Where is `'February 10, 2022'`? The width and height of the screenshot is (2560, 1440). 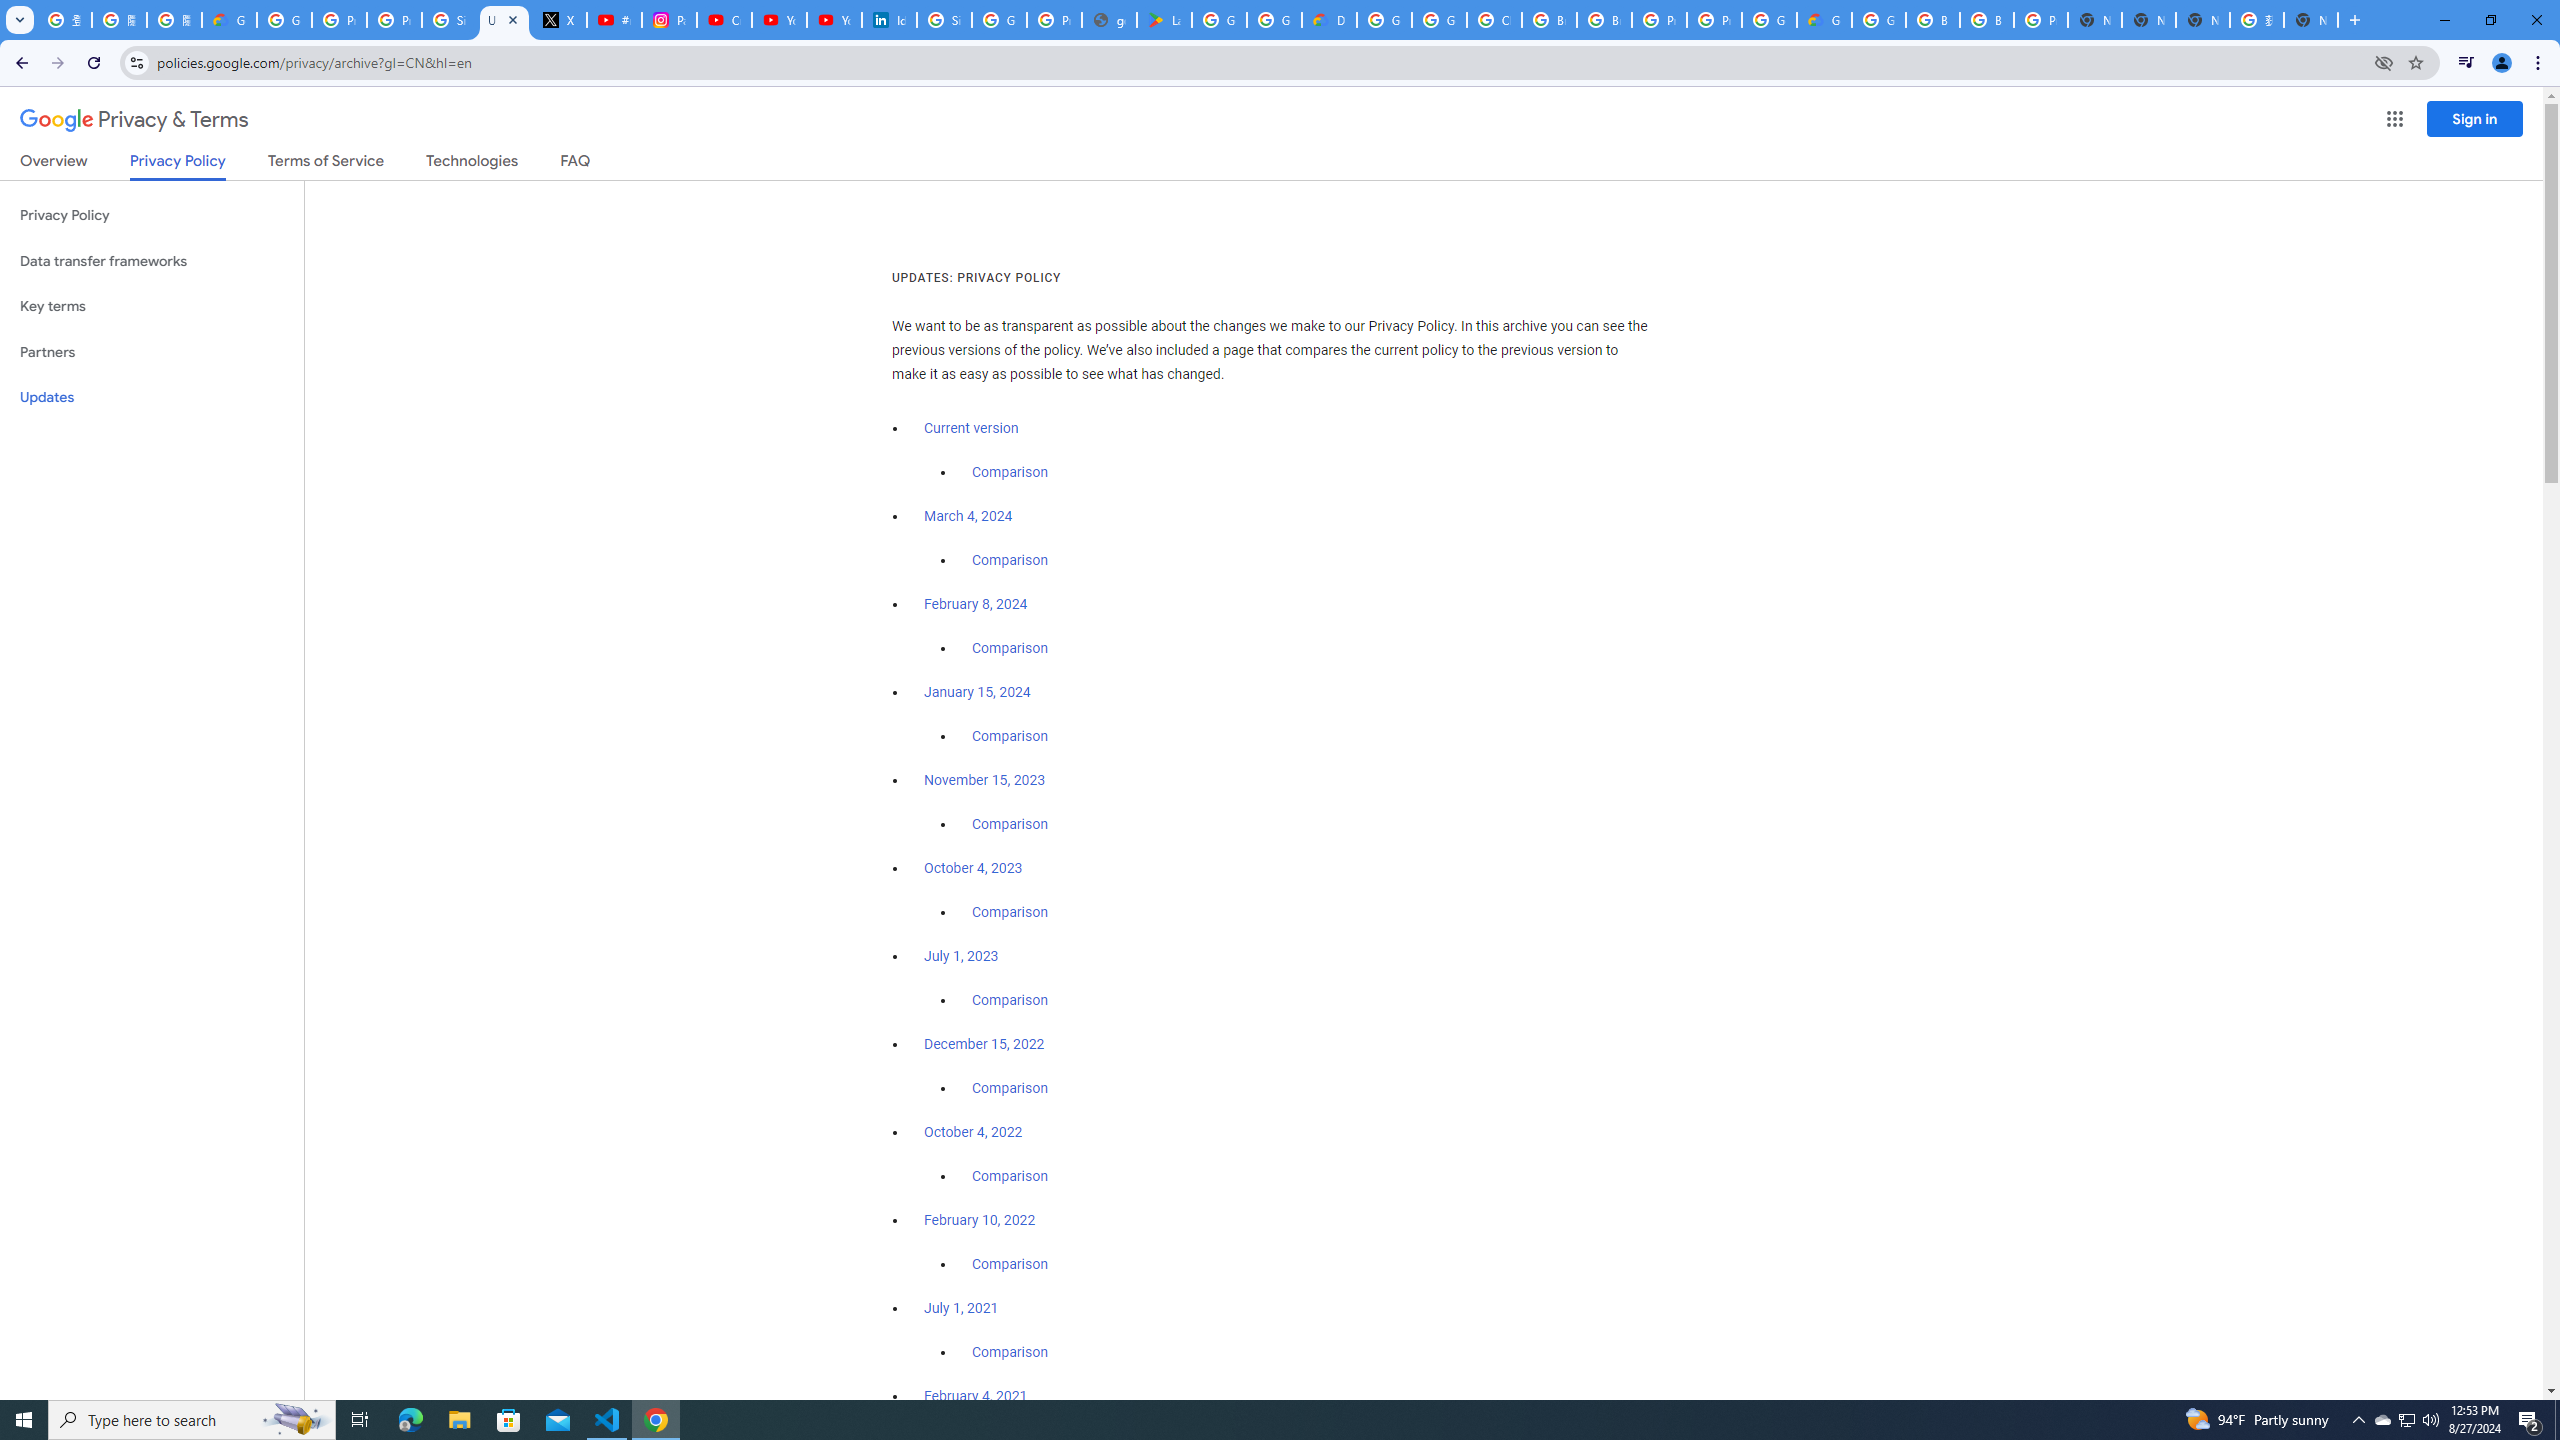
'February 10, 2022' is located at coordinates (979, 1218).